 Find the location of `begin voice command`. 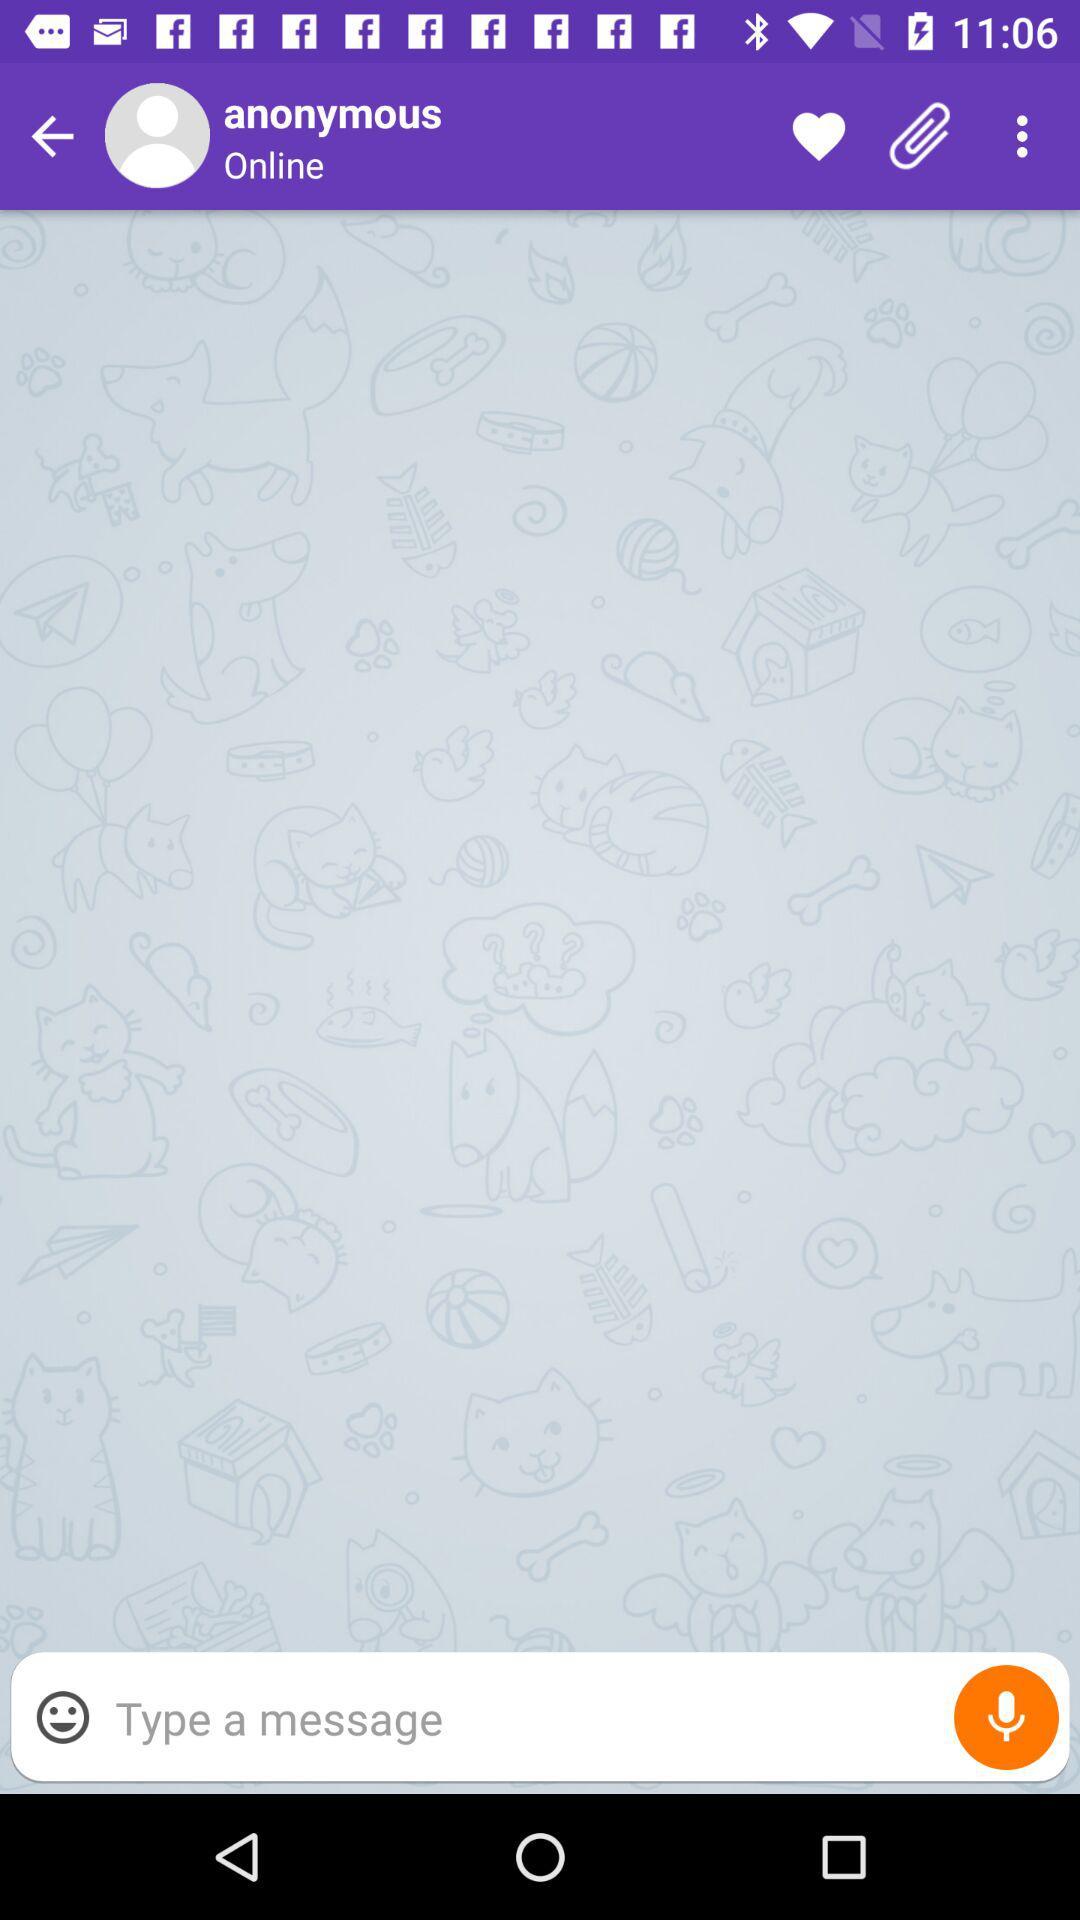

begin voice command is located at coordinates (1006, 1716).